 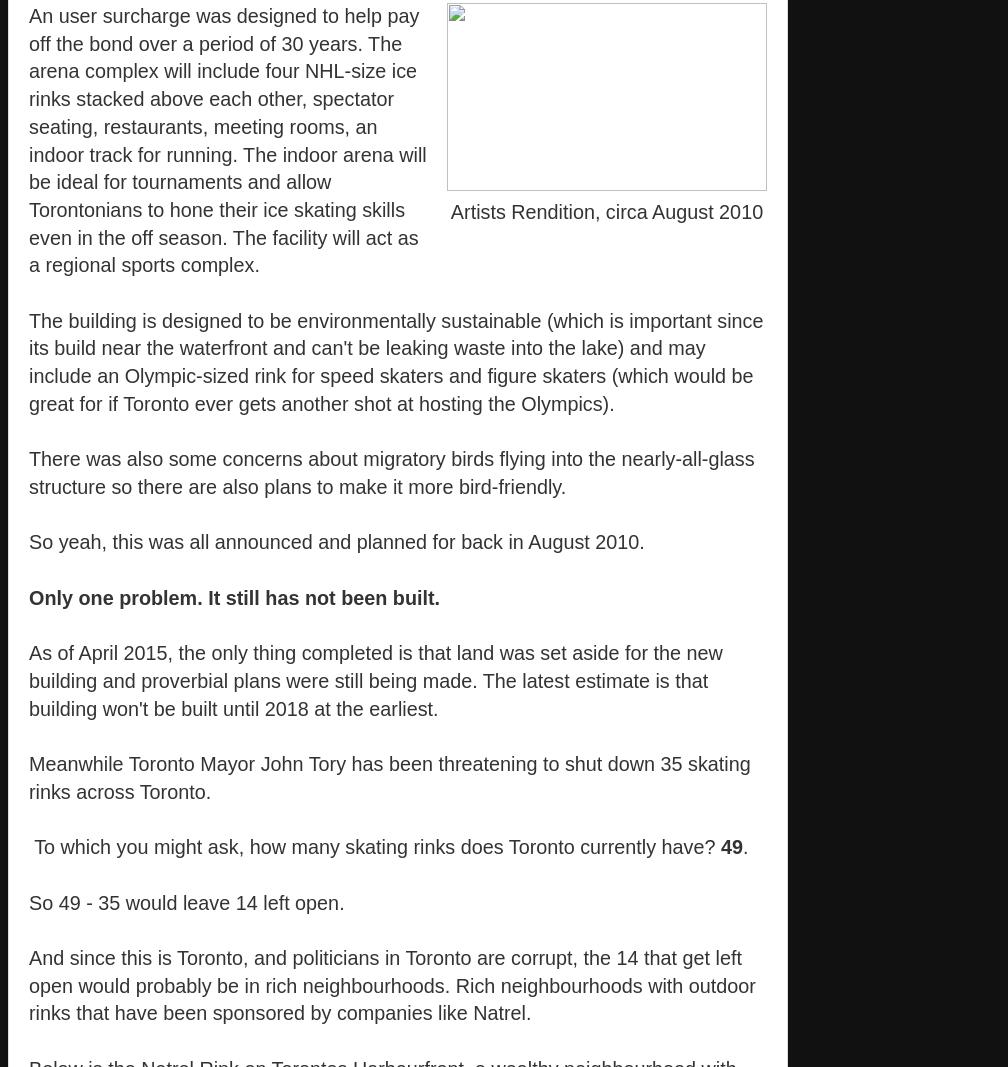 What do you see at coordinates (606, 211) in the screenshot?
I see `'Artists Rendition, circa August 2010'` at bounding box center [606, 211].